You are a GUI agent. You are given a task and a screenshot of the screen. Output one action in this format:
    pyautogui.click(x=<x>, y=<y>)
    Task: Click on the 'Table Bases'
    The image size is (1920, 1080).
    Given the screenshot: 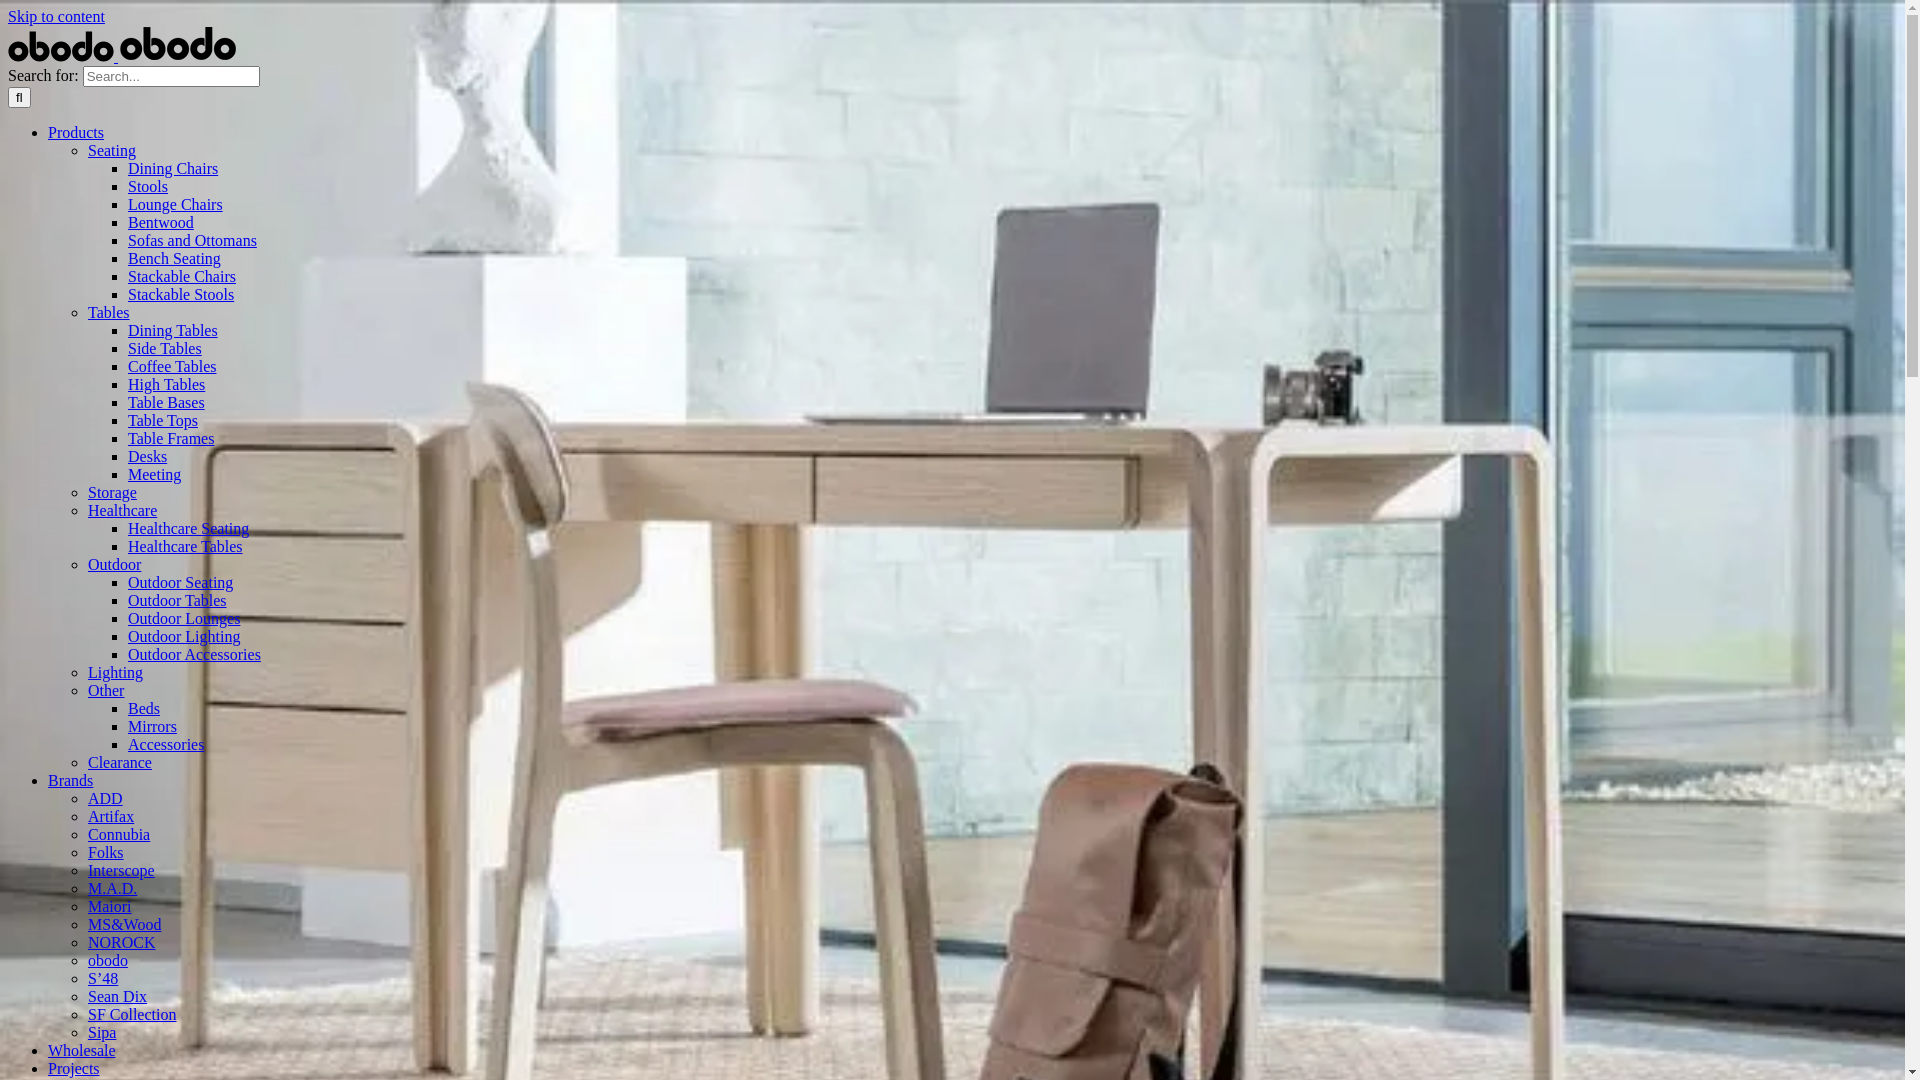 What is the action you would take?
    pyautogui.click(x=166, y=402)
    